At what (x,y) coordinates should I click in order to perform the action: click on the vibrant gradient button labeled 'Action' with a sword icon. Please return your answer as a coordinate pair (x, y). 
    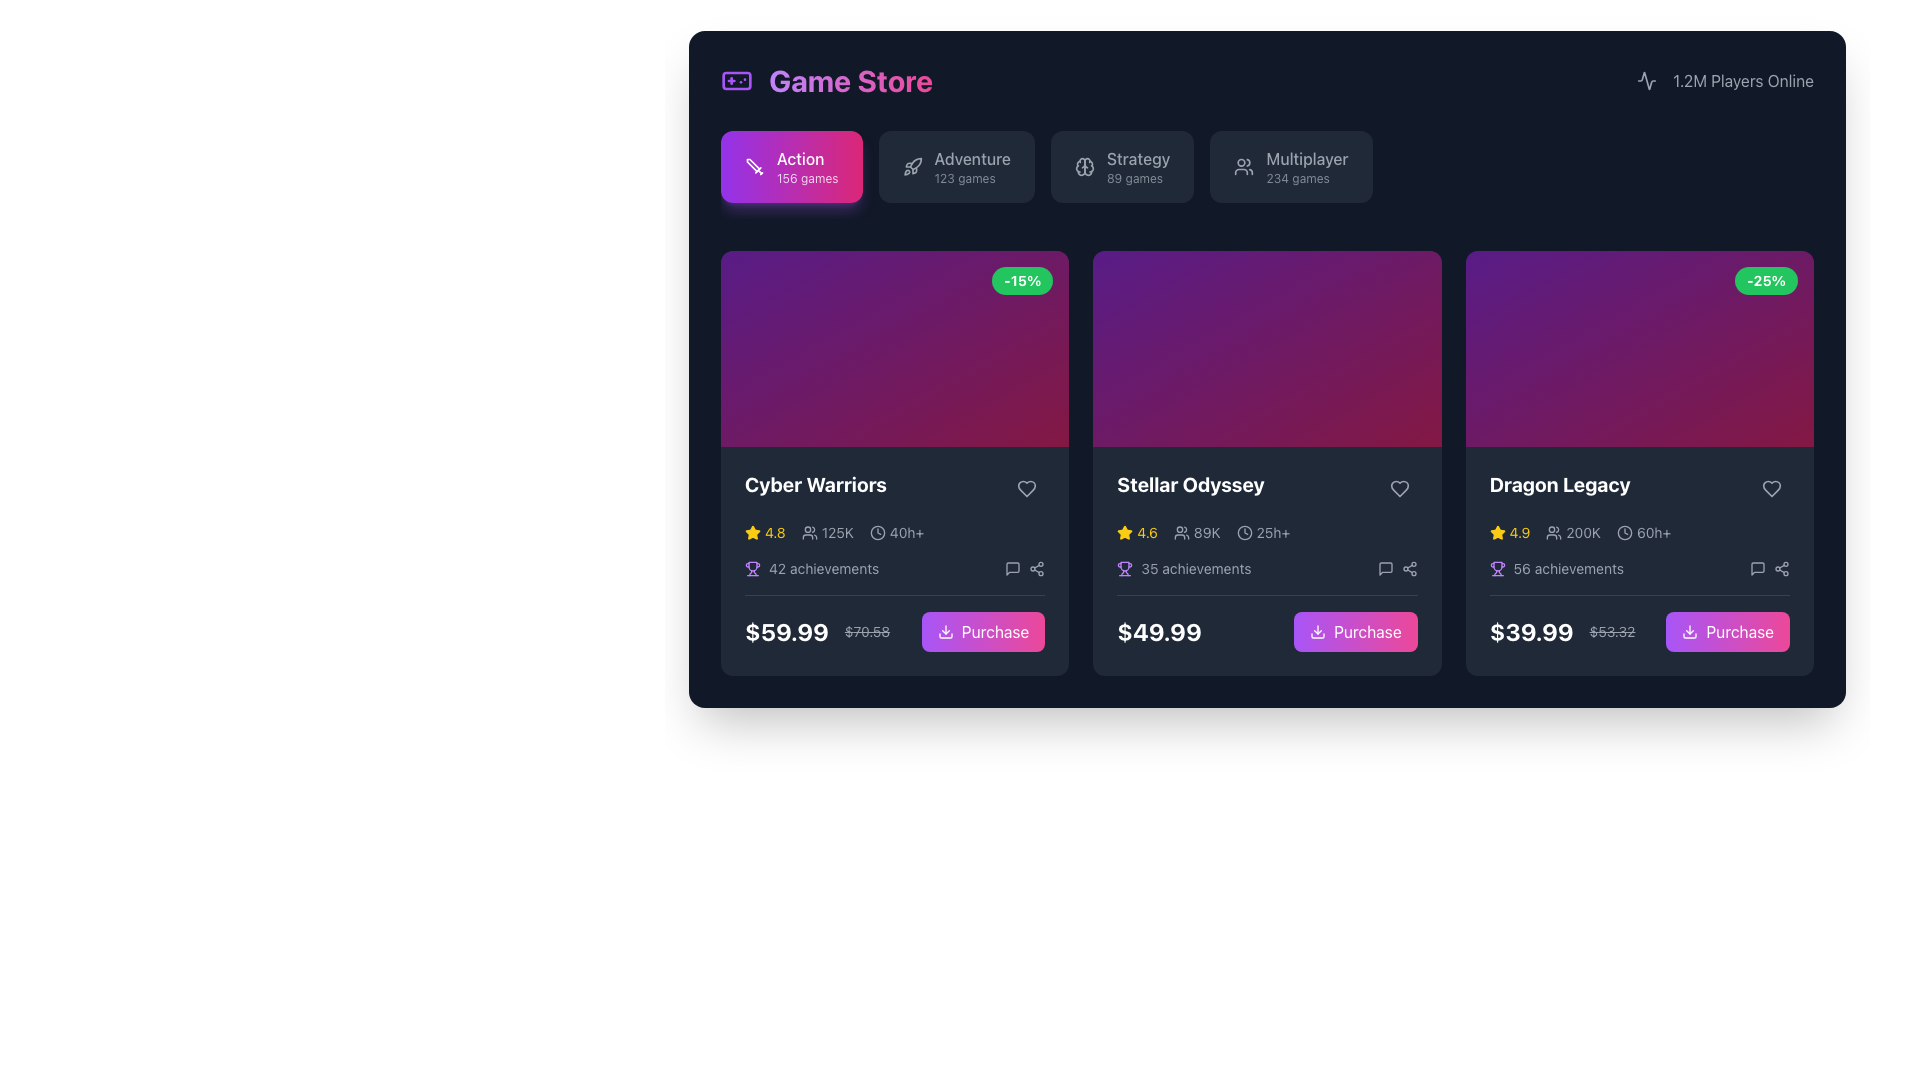
    Looking at the image, I should click on (790, 165).